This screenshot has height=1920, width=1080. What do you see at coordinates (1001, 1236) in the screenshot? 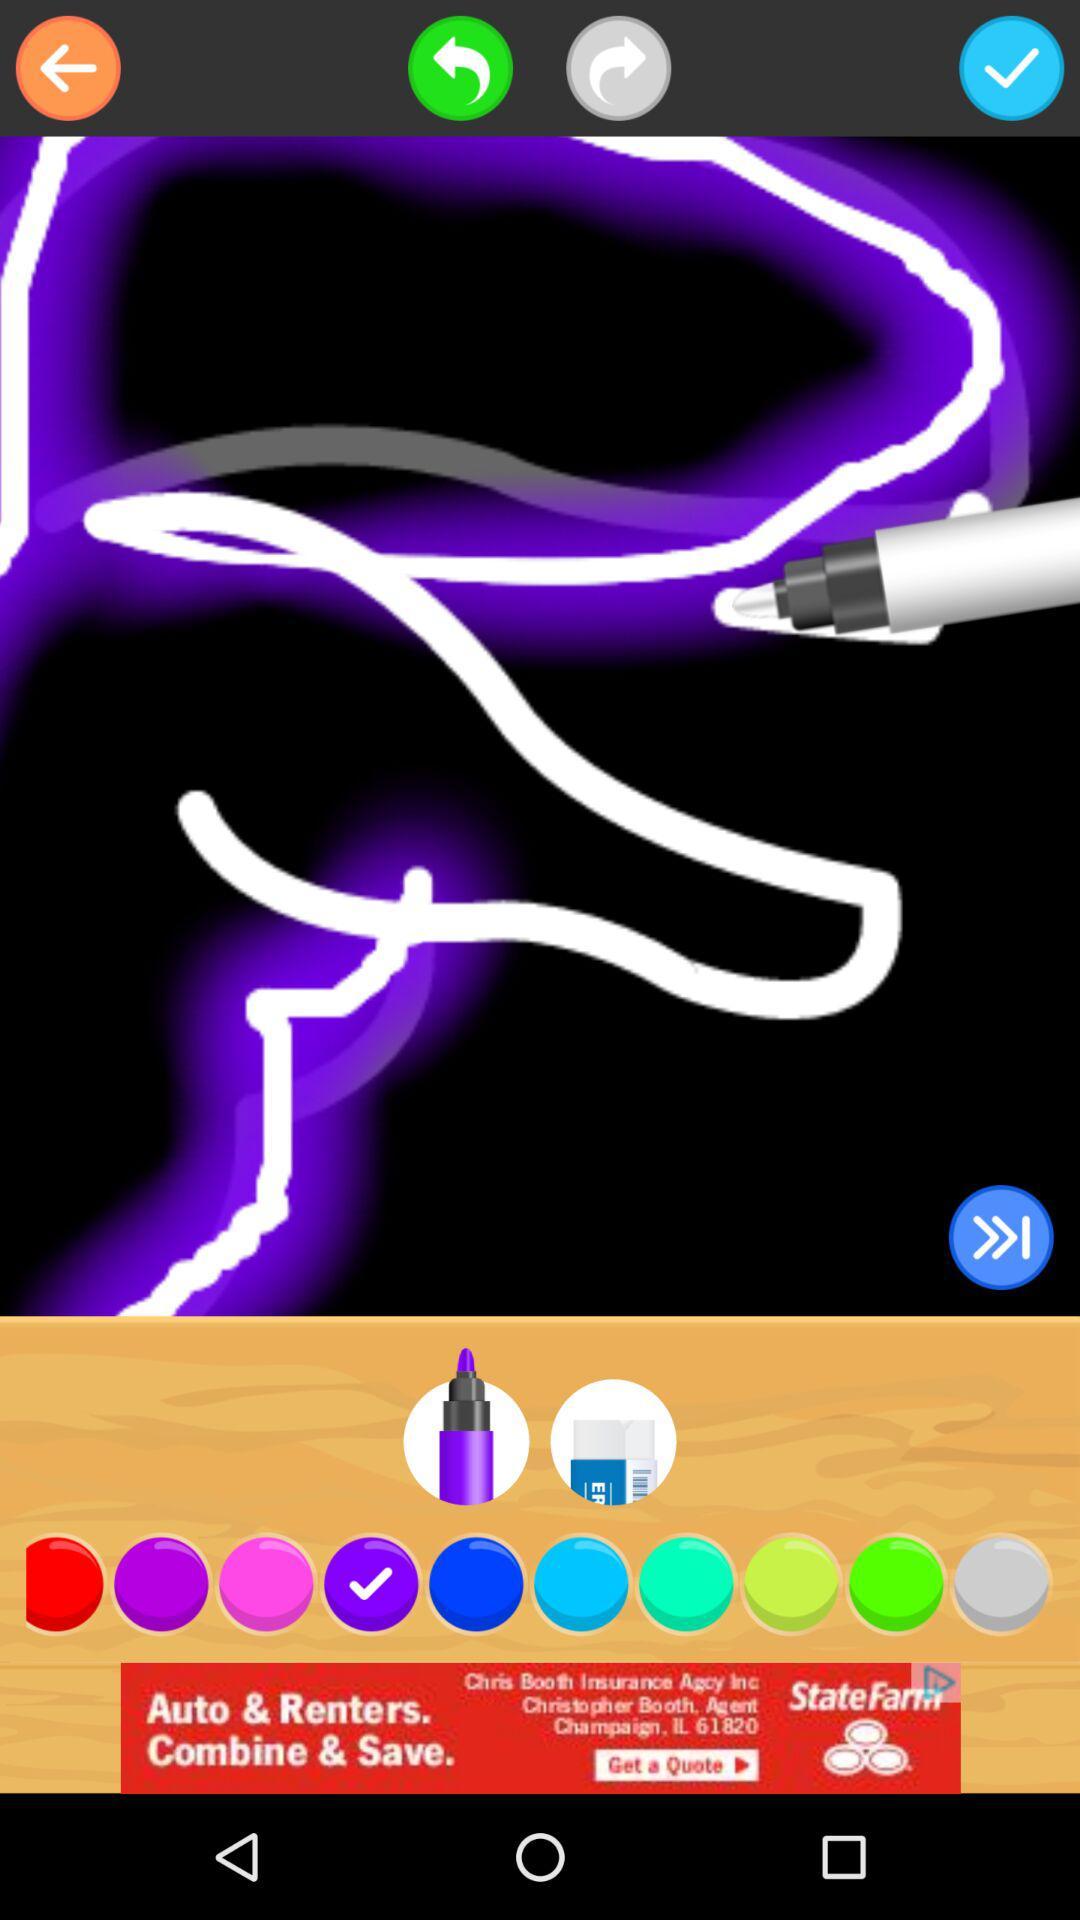
I see `fast forward` at bounding box center [1001, 1236].